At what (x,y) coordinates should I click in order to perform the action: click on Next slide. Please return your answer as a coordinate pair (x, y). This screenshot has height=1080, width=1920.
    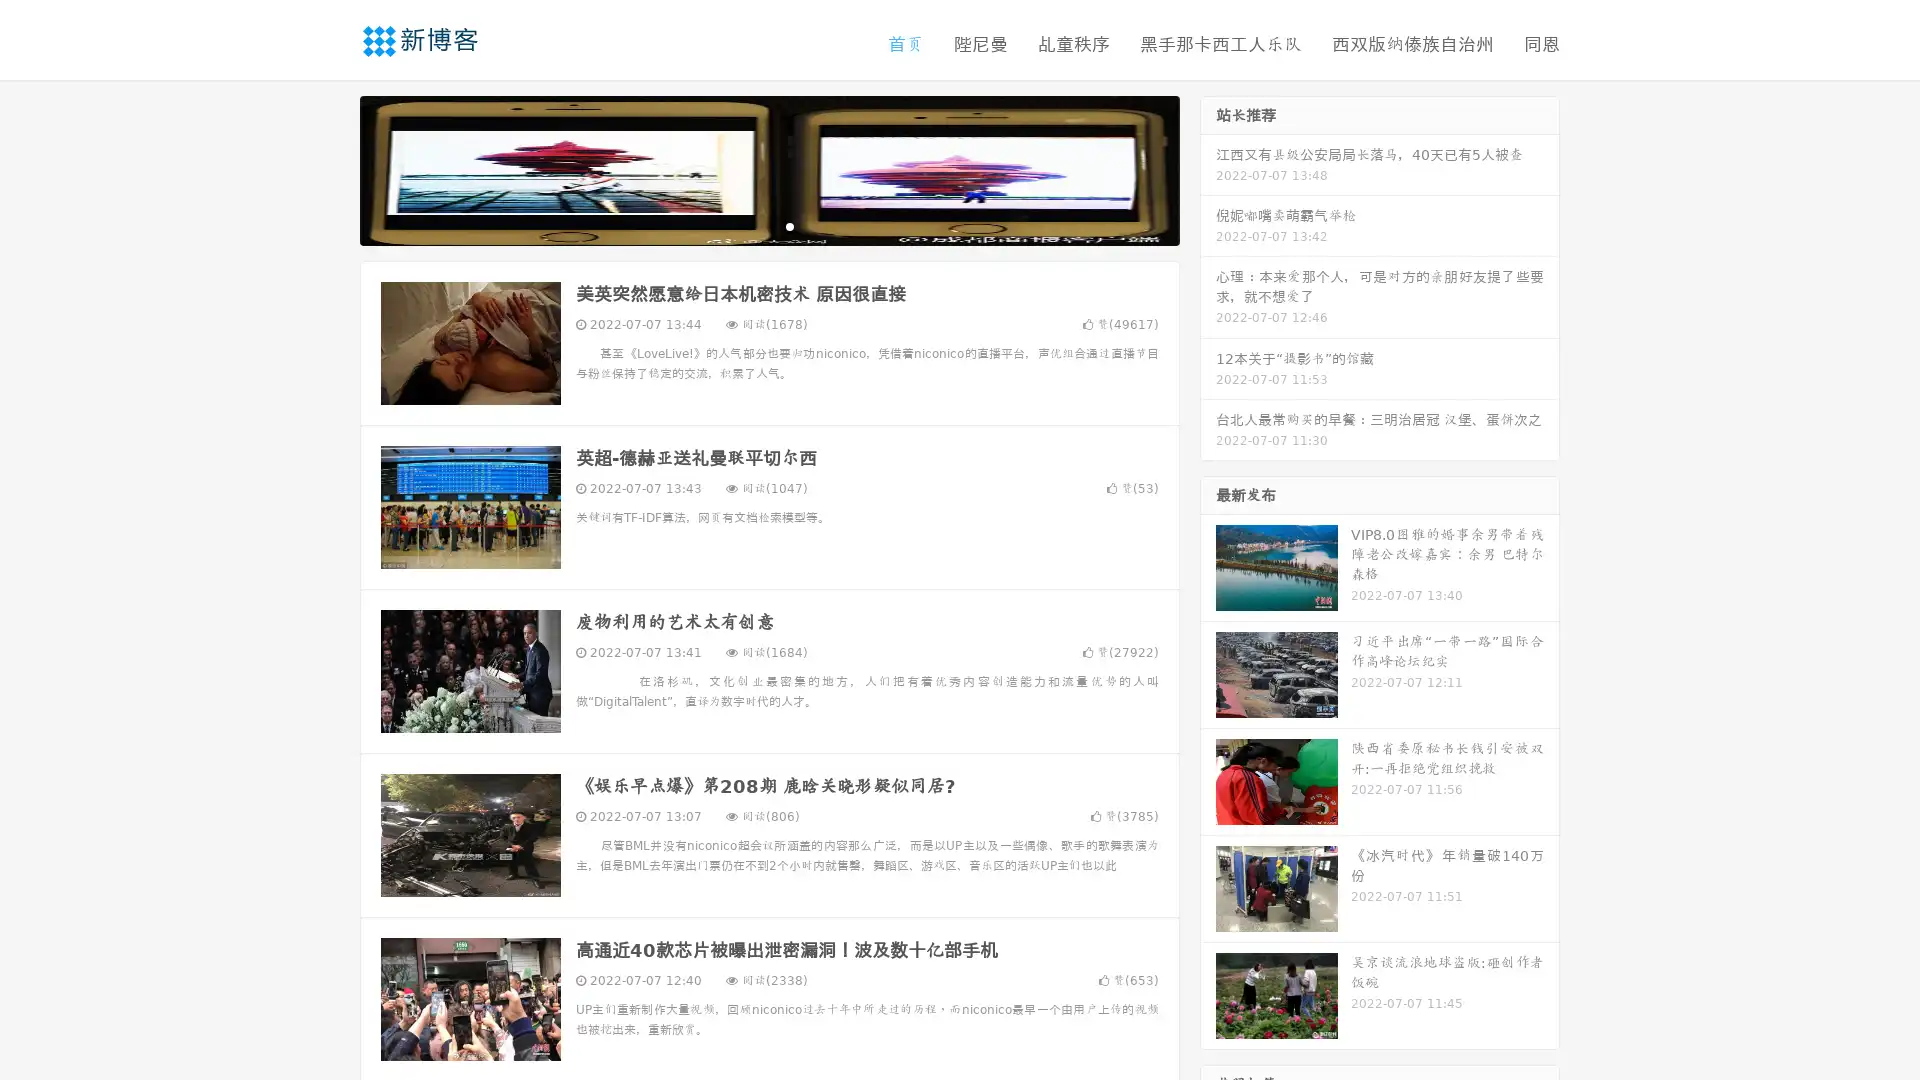
    Looking at the image, I should click on (1208, 168).